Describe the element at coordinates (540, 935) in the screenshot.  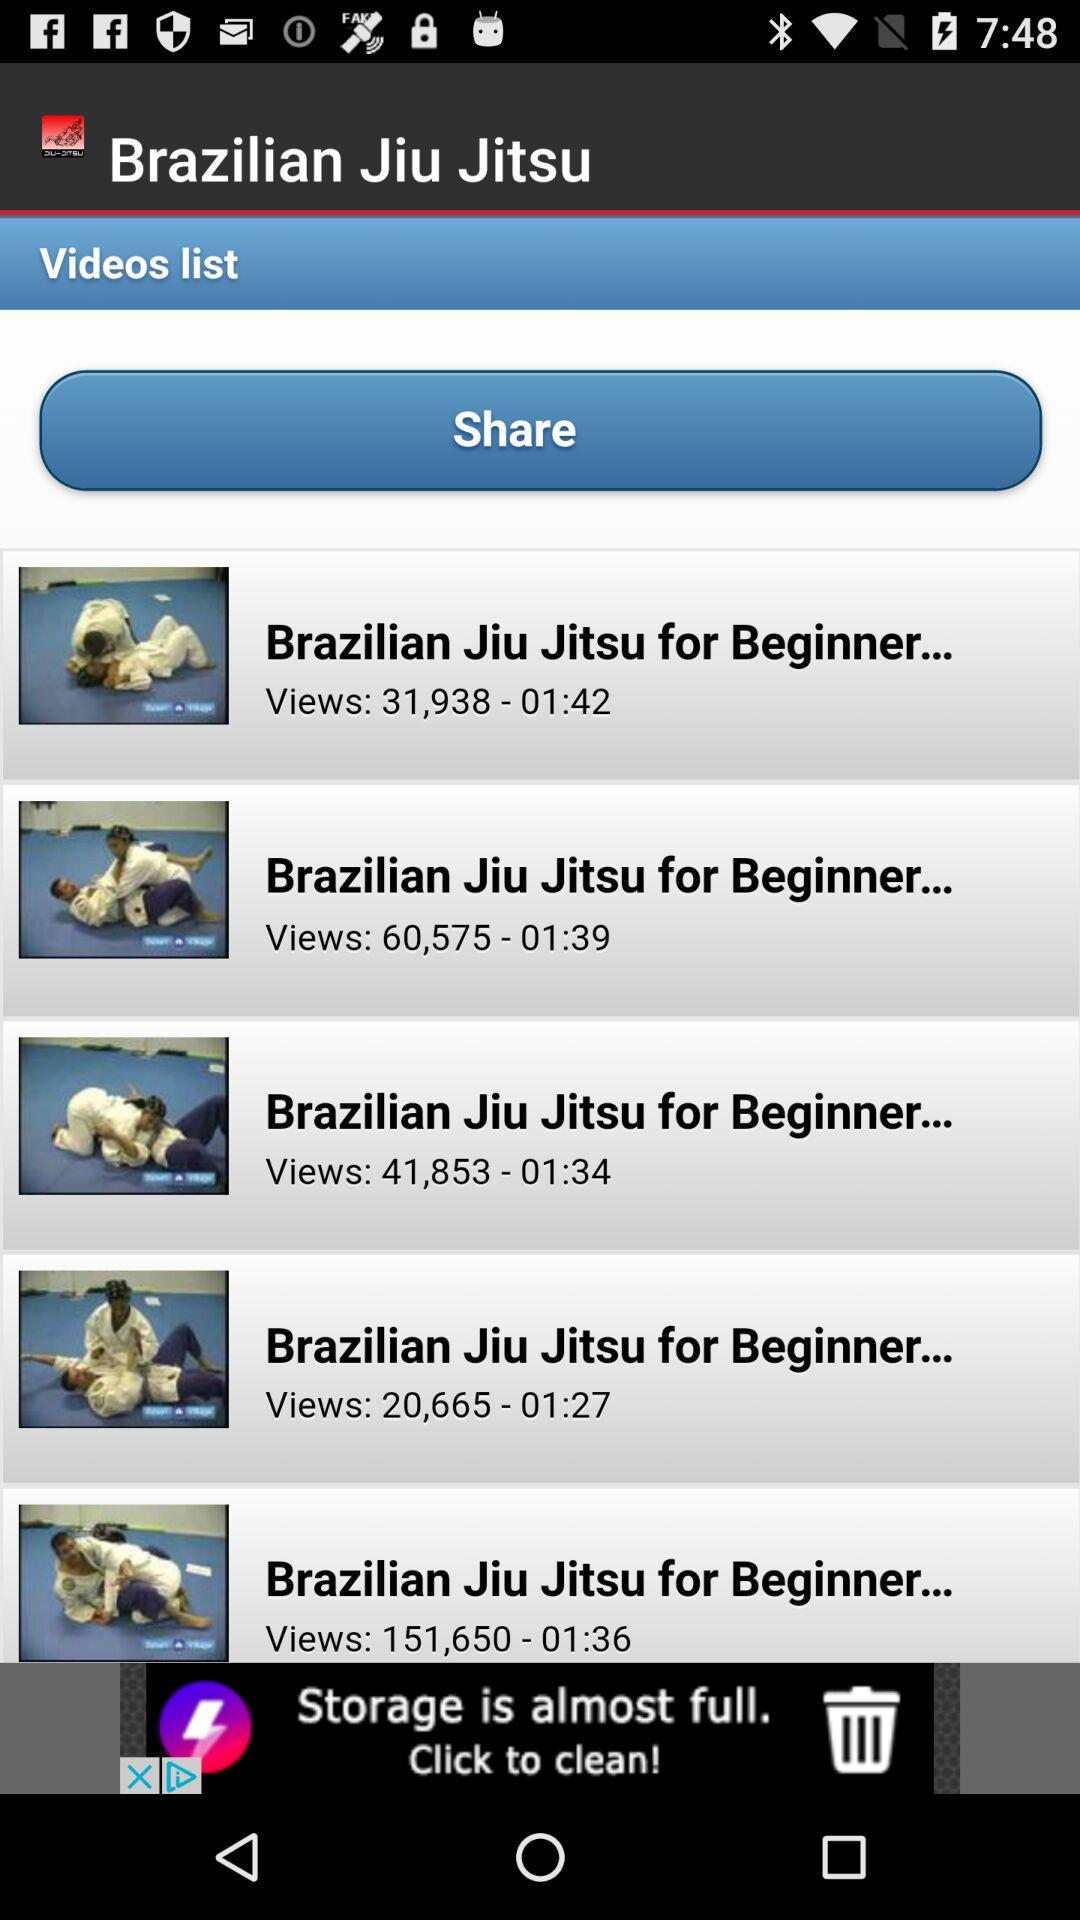
I see `videos list share option` at that location.